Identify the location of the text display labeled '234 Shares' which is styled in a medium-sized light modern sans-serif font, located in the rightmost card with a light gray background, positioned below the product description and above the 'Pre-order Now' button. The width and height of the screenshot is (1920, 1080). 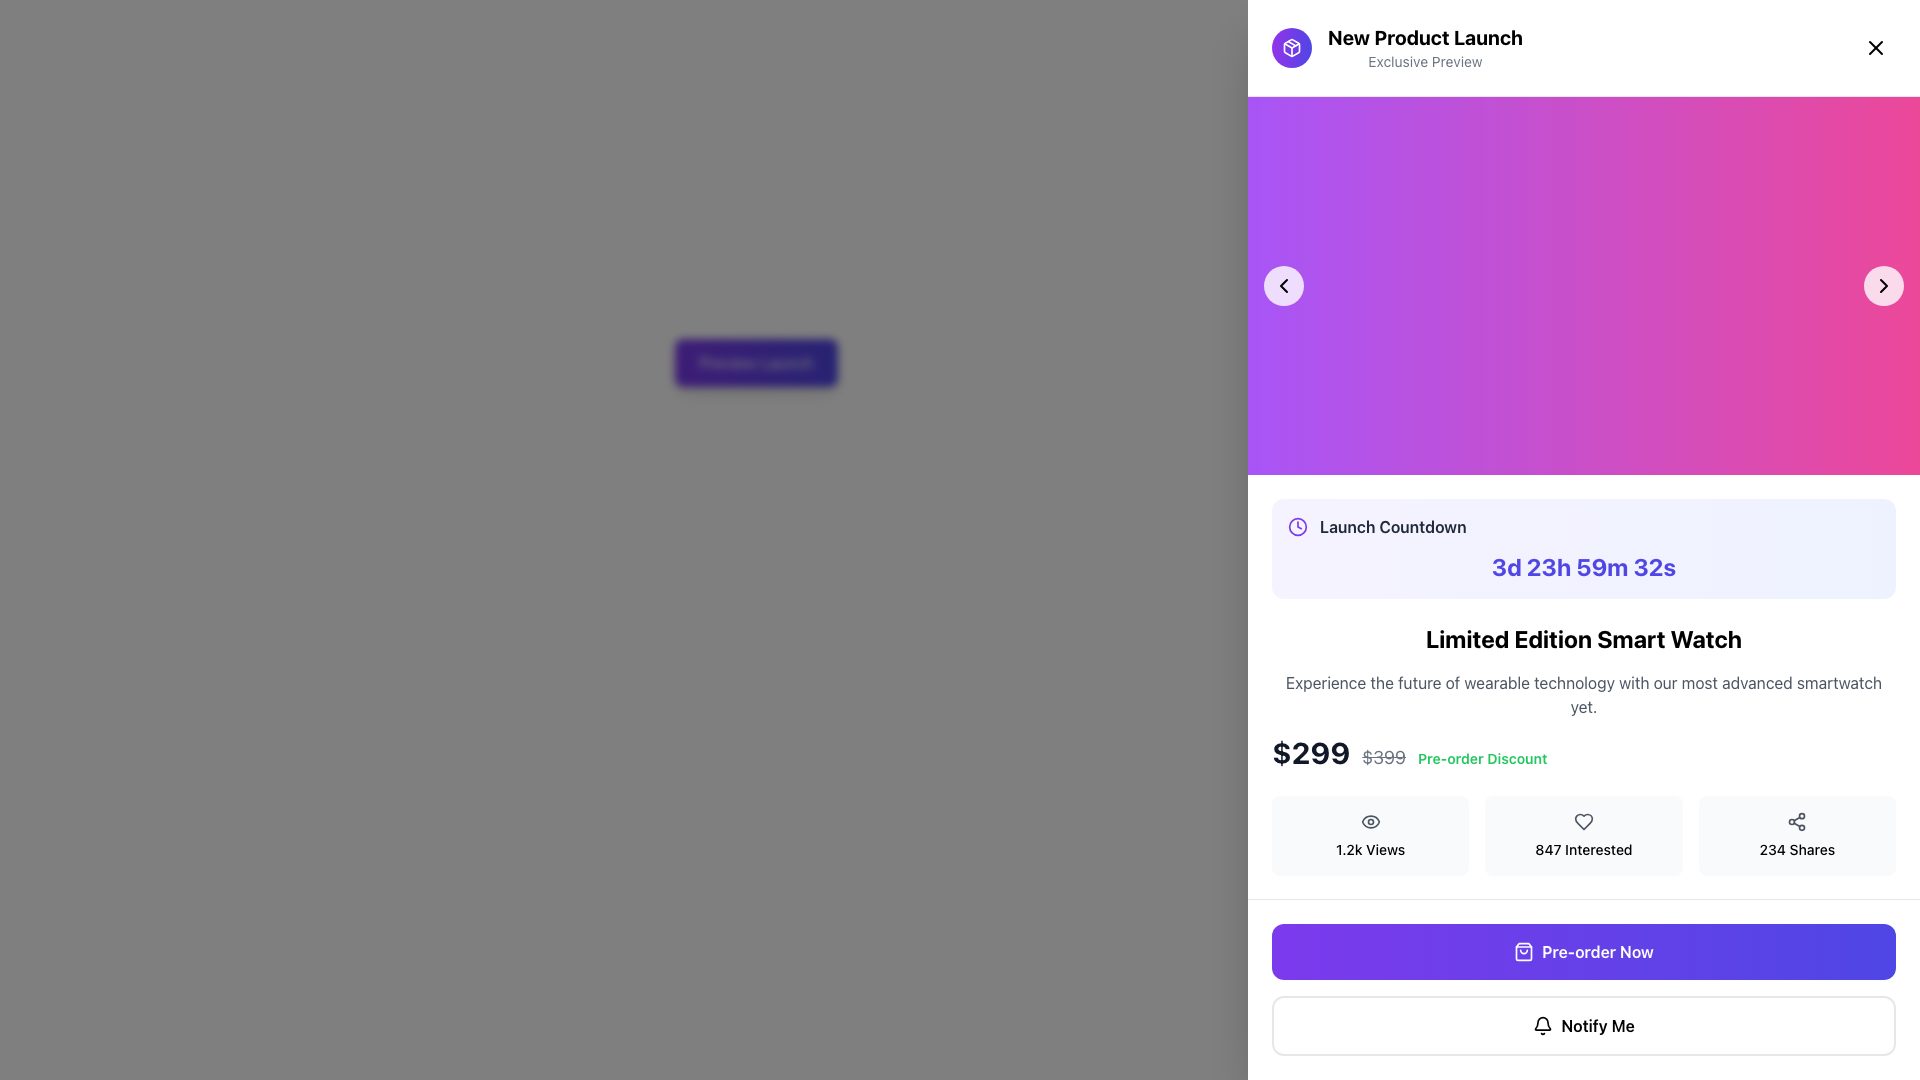
(1797, 849).